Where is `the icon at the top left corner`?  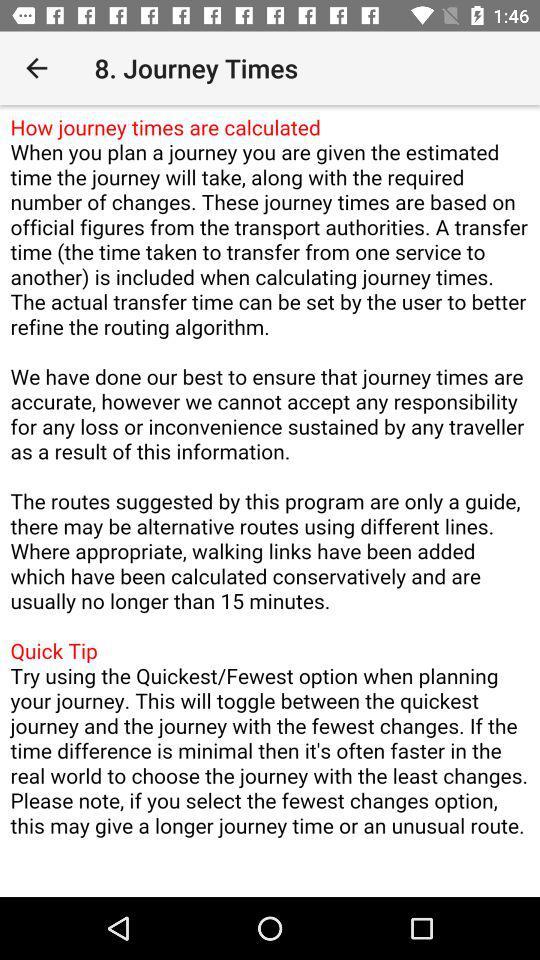 the icon at the top left corner is located at coordinates (36, 68).